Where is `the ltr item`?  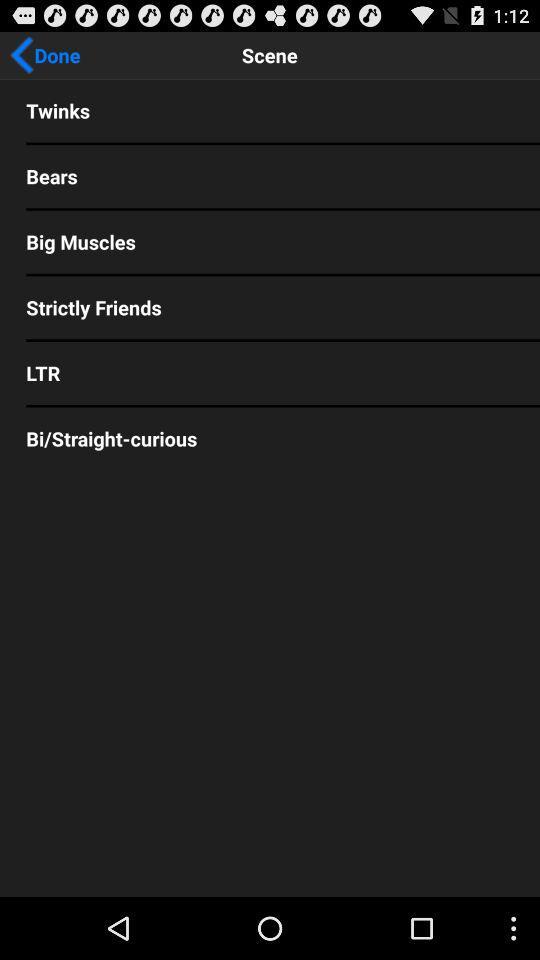
the ltr item is located at coordinates (270, 372).